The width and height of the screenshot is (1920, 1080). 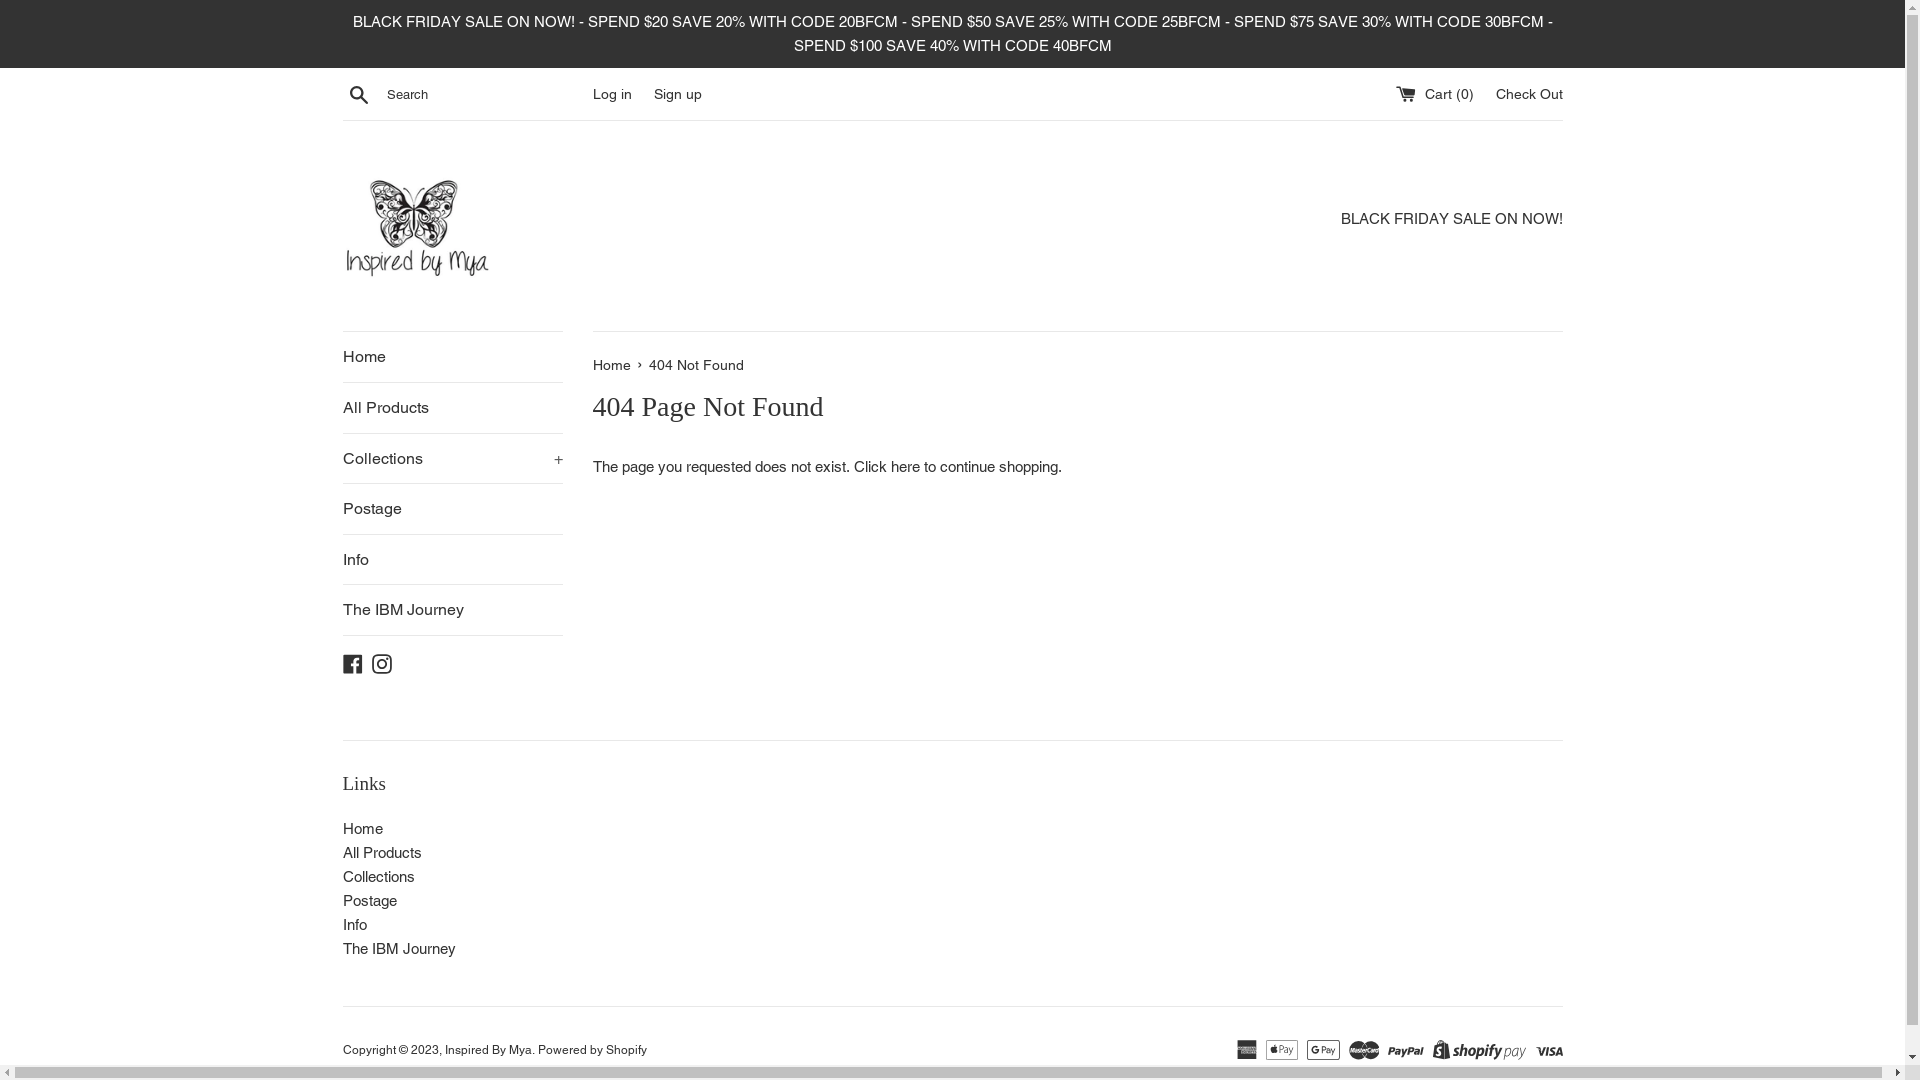 What do you see at coordinates (677, 93) in the screenshot?
I see `'Sign up'` at bounding box center [677, 93].